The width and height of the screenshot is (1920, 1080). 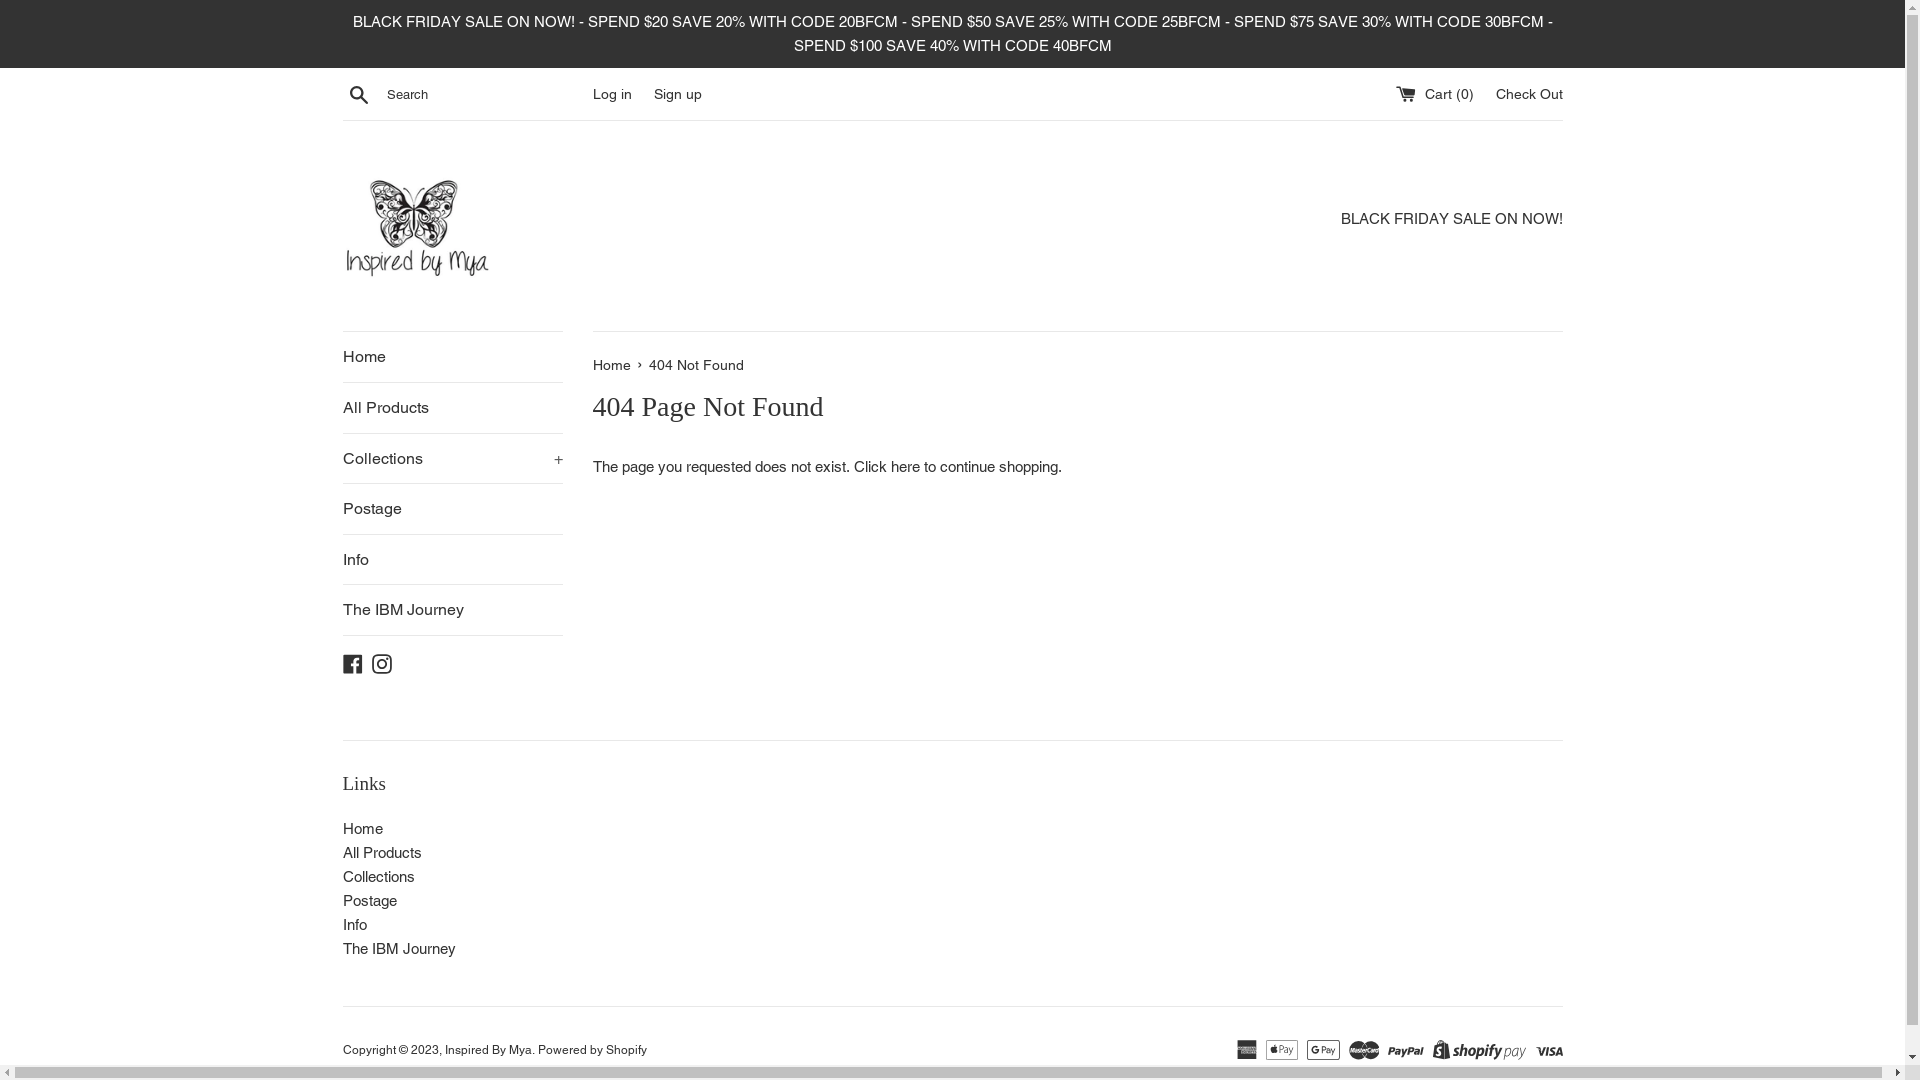 What do you see at coordinates (677, 93) in the screenshot?
I see `'Sign up'` at bounding box center [677, 93].